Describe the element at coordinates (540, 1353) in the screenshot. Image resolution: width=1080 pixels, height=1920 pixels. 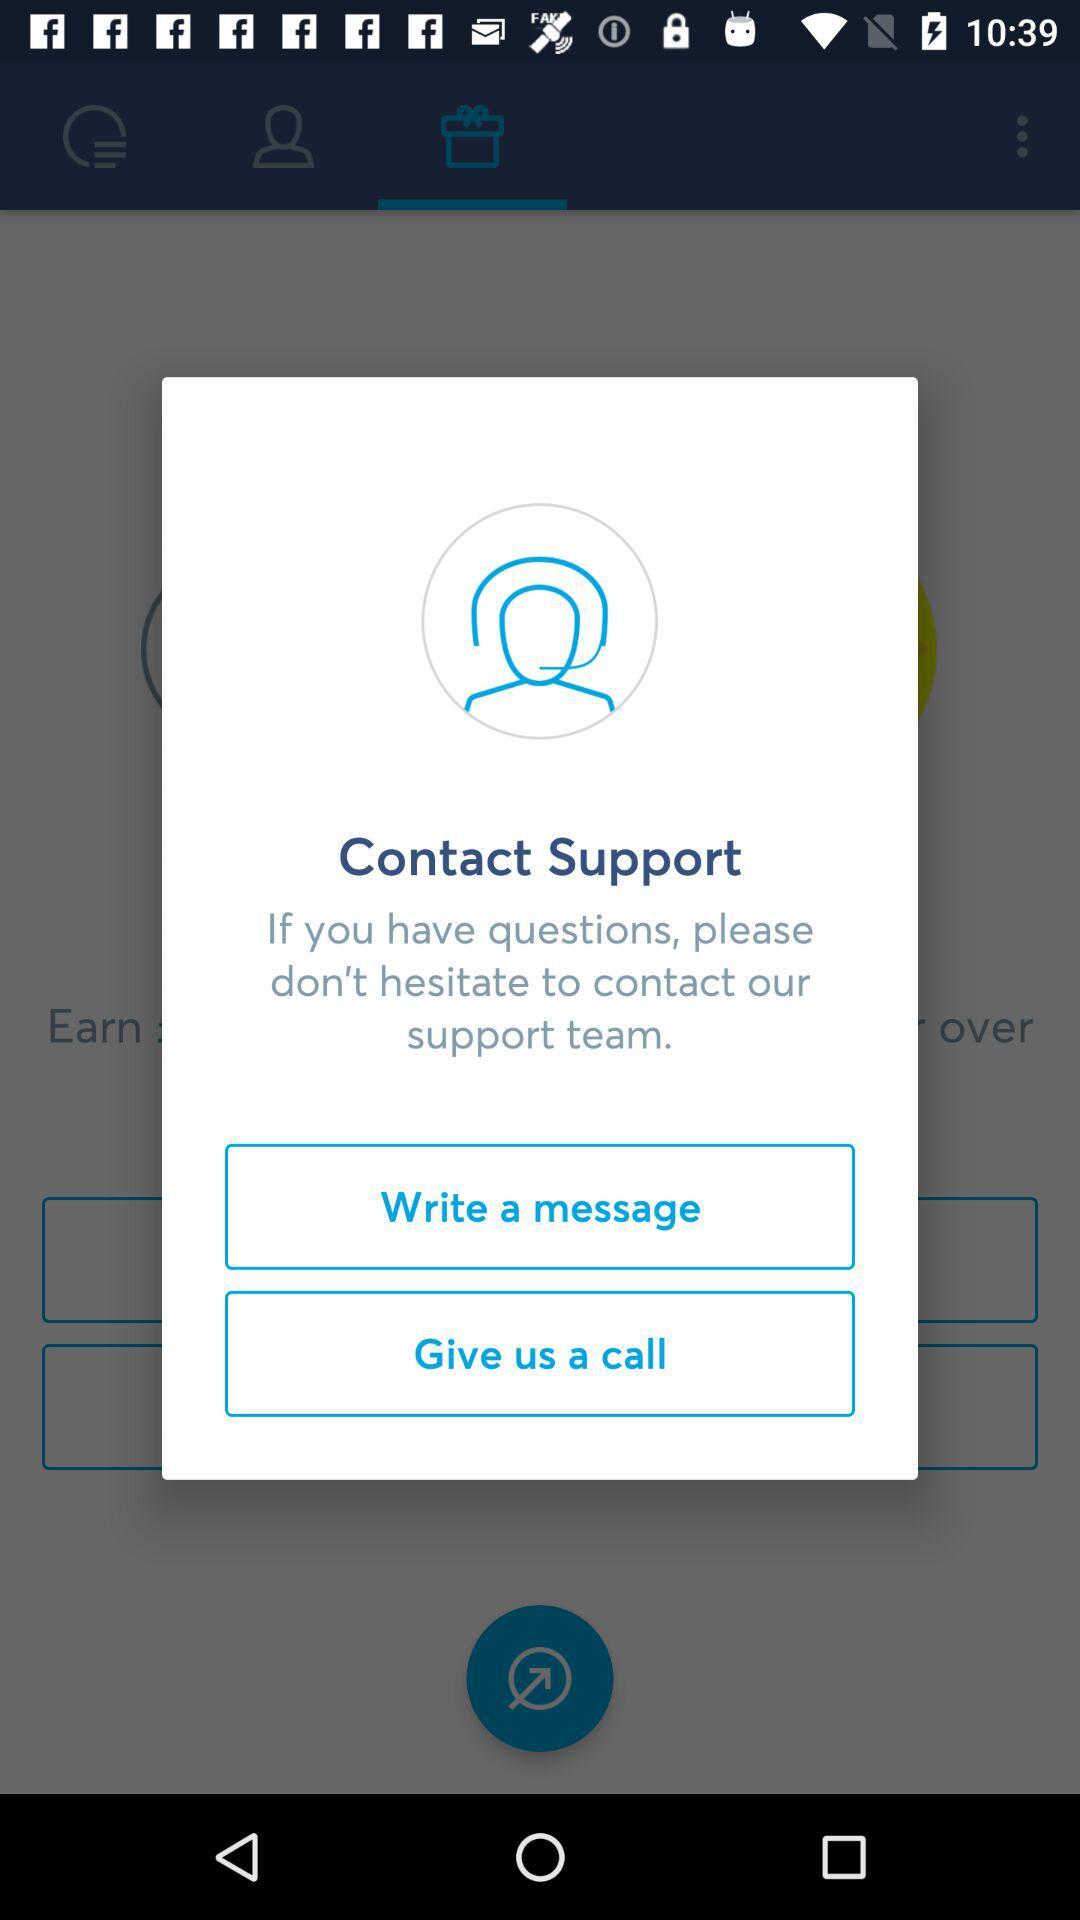
I see `the give us a at the bottom` at that location.